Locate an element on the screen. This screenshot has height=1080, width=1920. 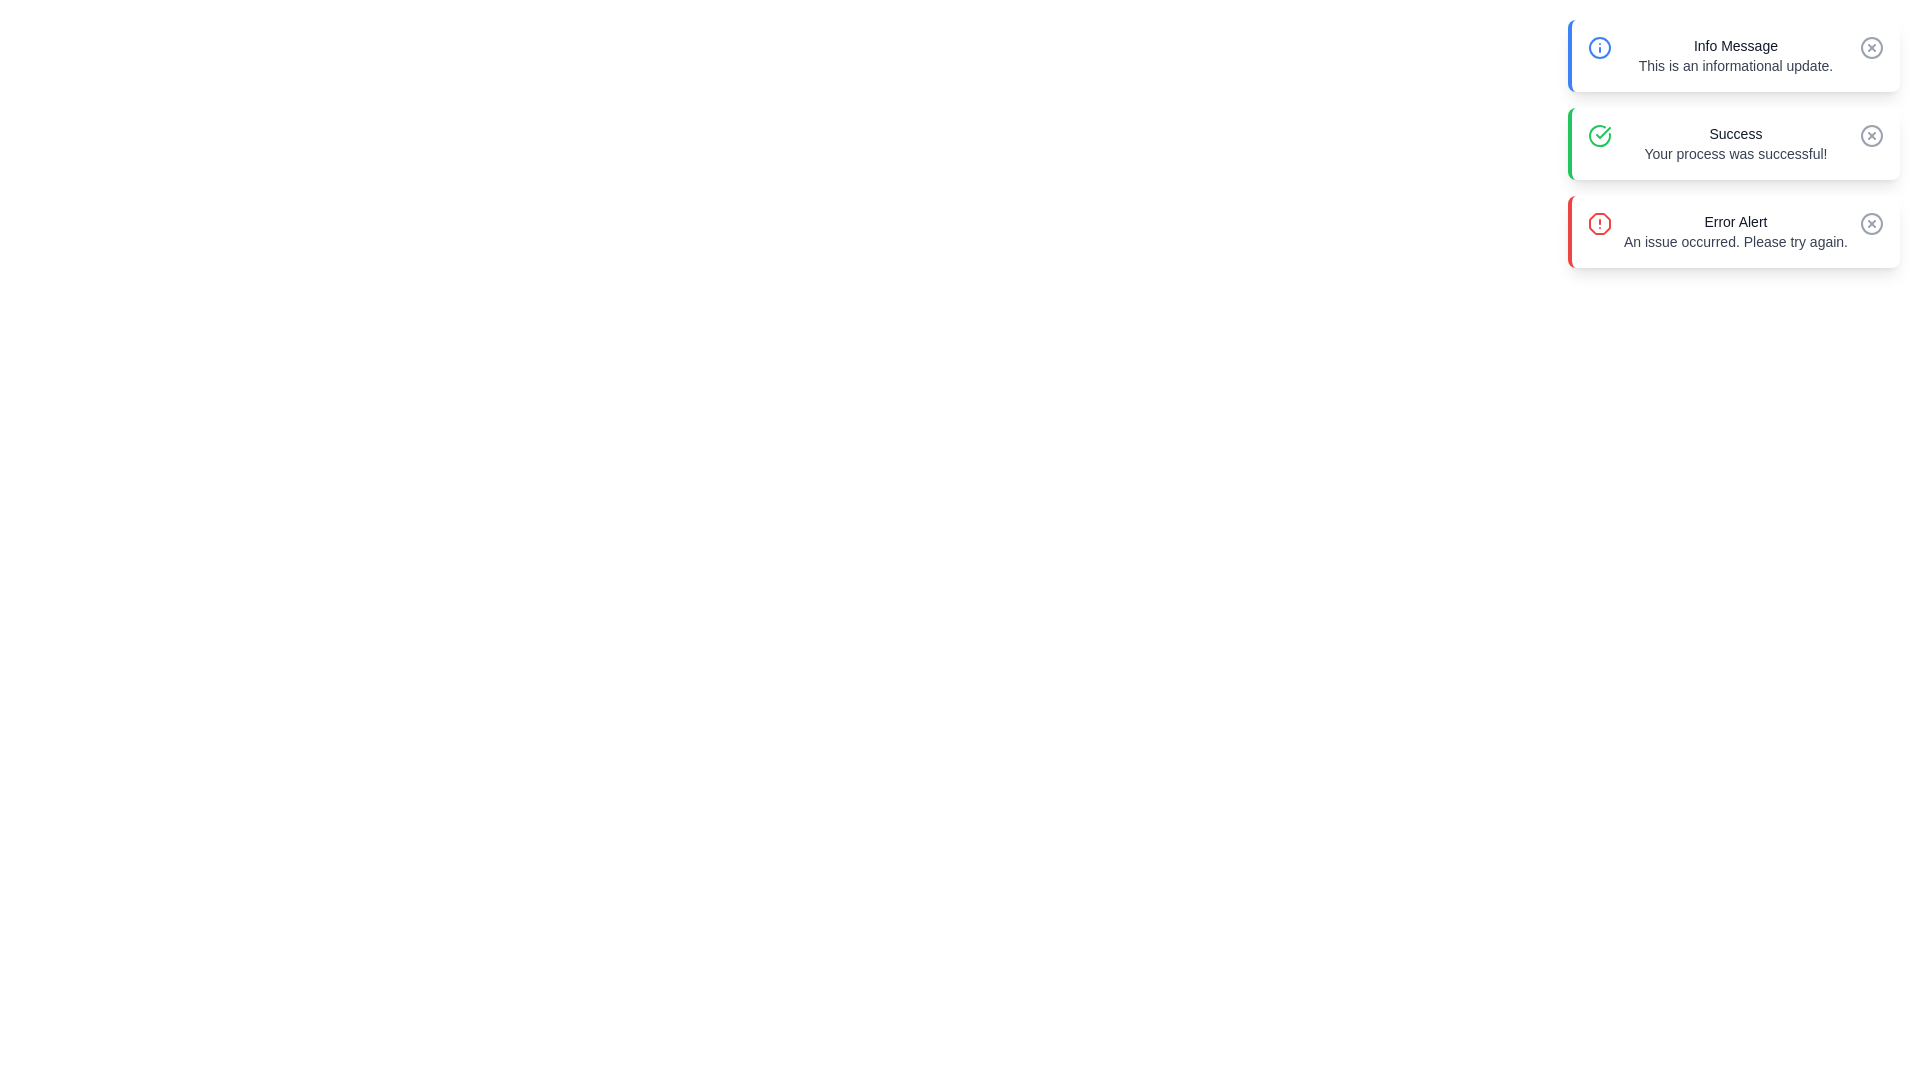
the octagonal red icon resembling an alert symbol, which is located in the top-left corner of the 'Error Alert' notification card is located at coordinates (1598, 223).